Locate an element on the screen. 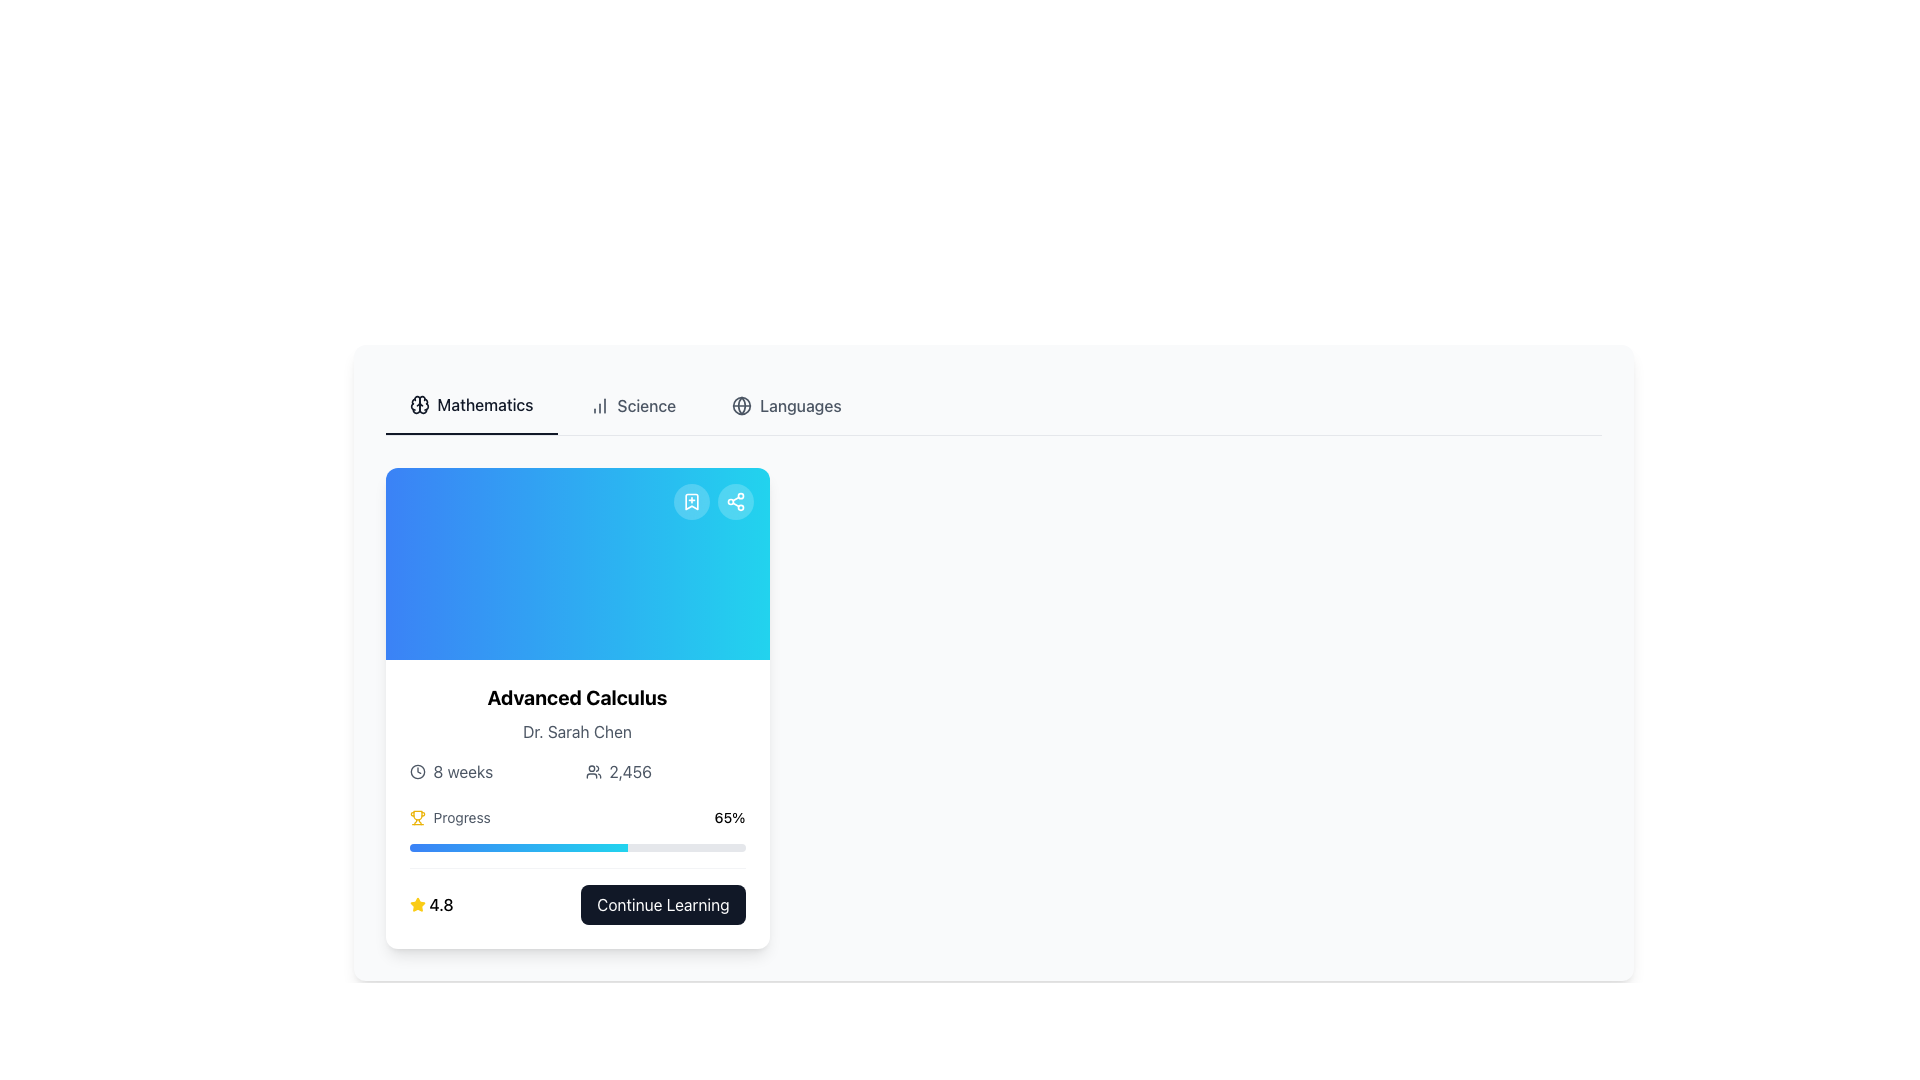 This screenshot has height=1080, width=1920. the 'Advanced Calculus' course information card located in the lower part of the card structure under the 'Mathematics' category is located at coordinates (576, 803).